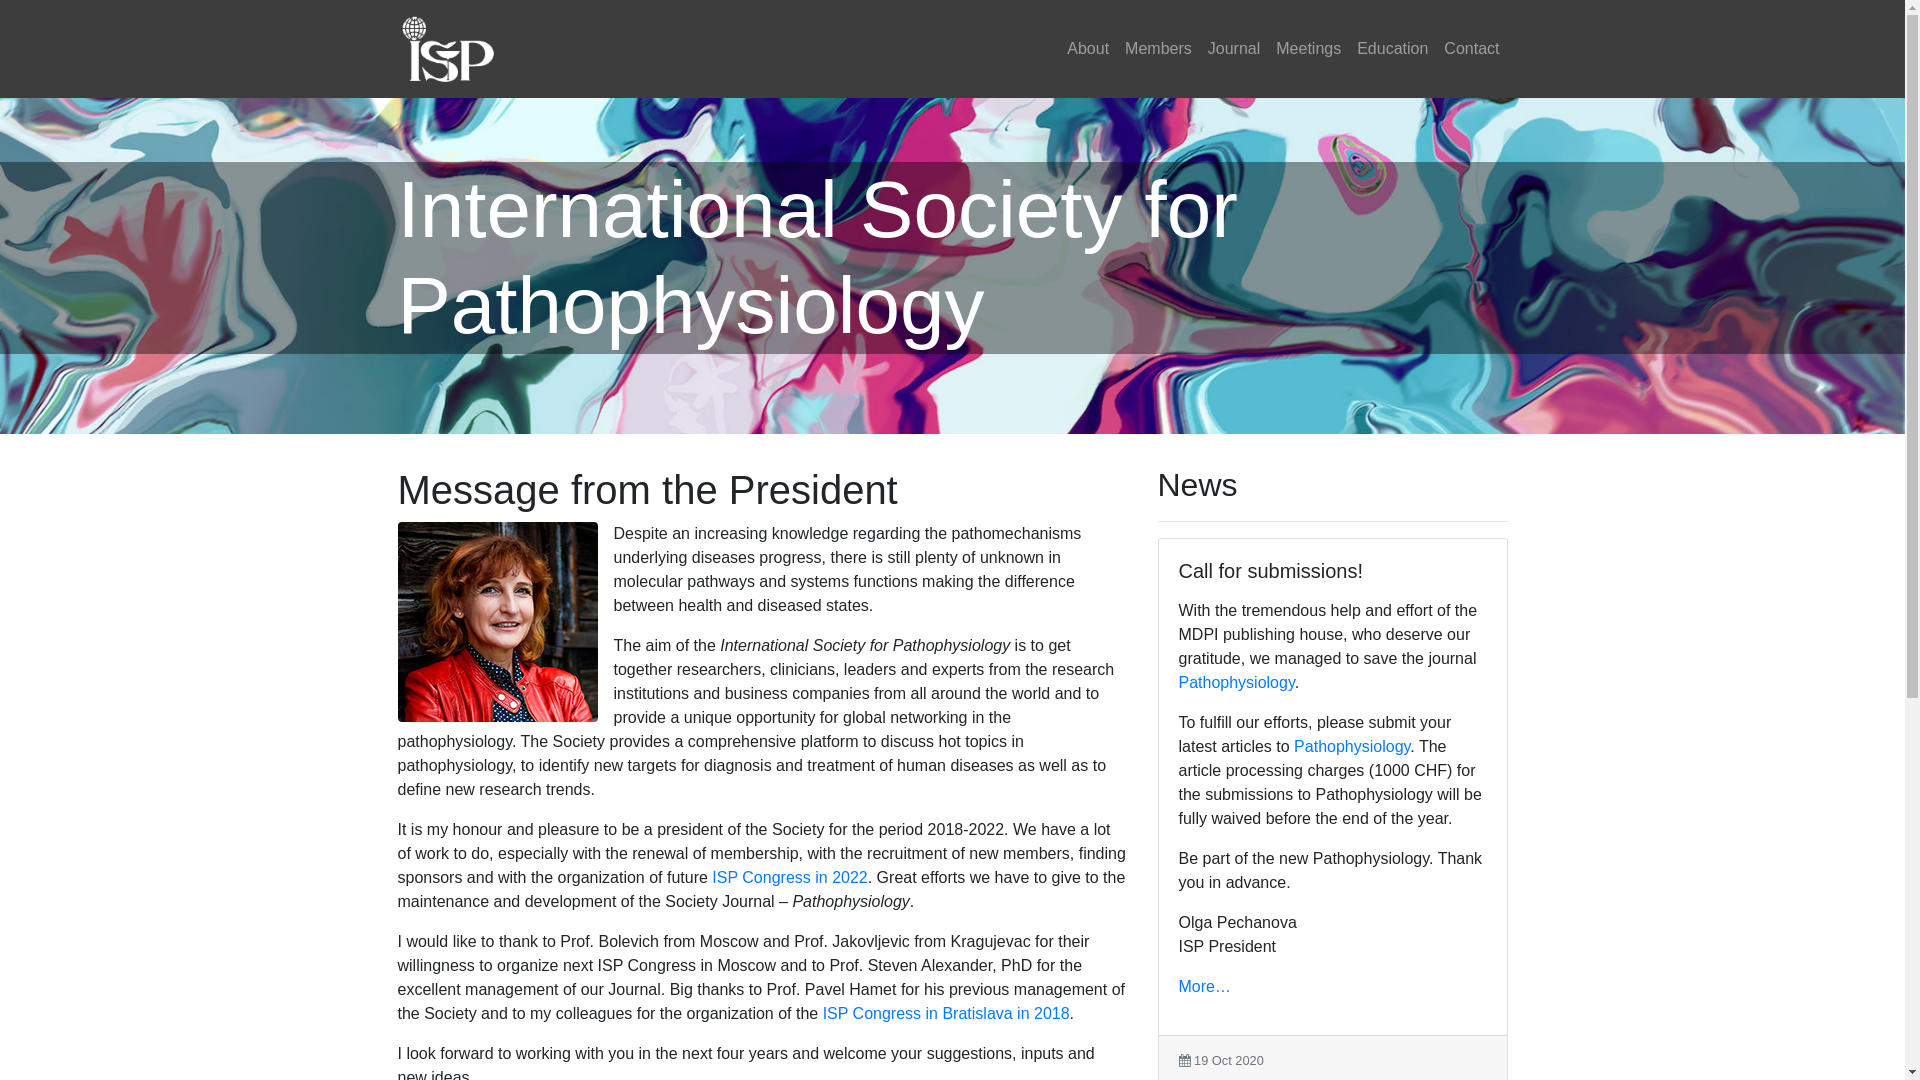 This screenshot has height=1080, width=1920. I want to click on 'Education', so click(1348, 48).